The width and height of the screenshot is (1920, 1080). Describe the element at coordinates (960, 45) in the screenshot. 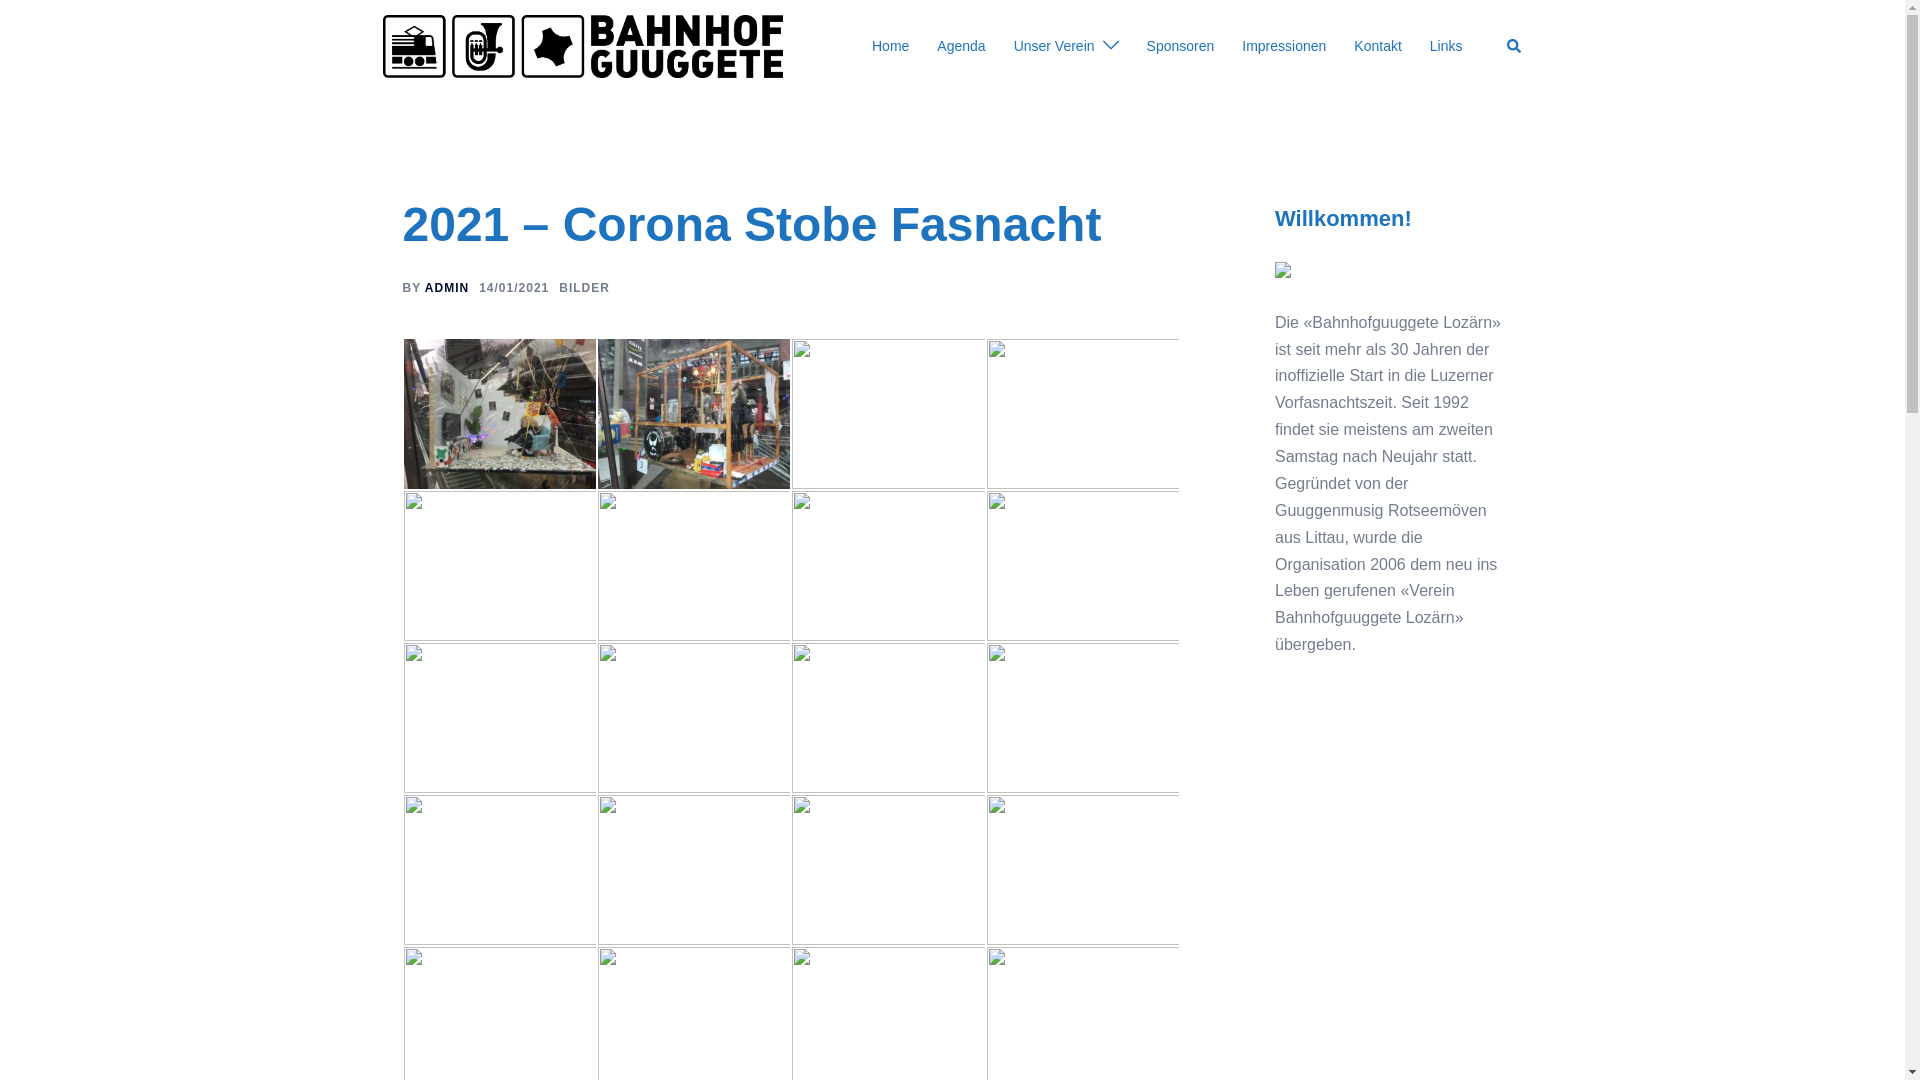

I see `'Agenda'` at that location.